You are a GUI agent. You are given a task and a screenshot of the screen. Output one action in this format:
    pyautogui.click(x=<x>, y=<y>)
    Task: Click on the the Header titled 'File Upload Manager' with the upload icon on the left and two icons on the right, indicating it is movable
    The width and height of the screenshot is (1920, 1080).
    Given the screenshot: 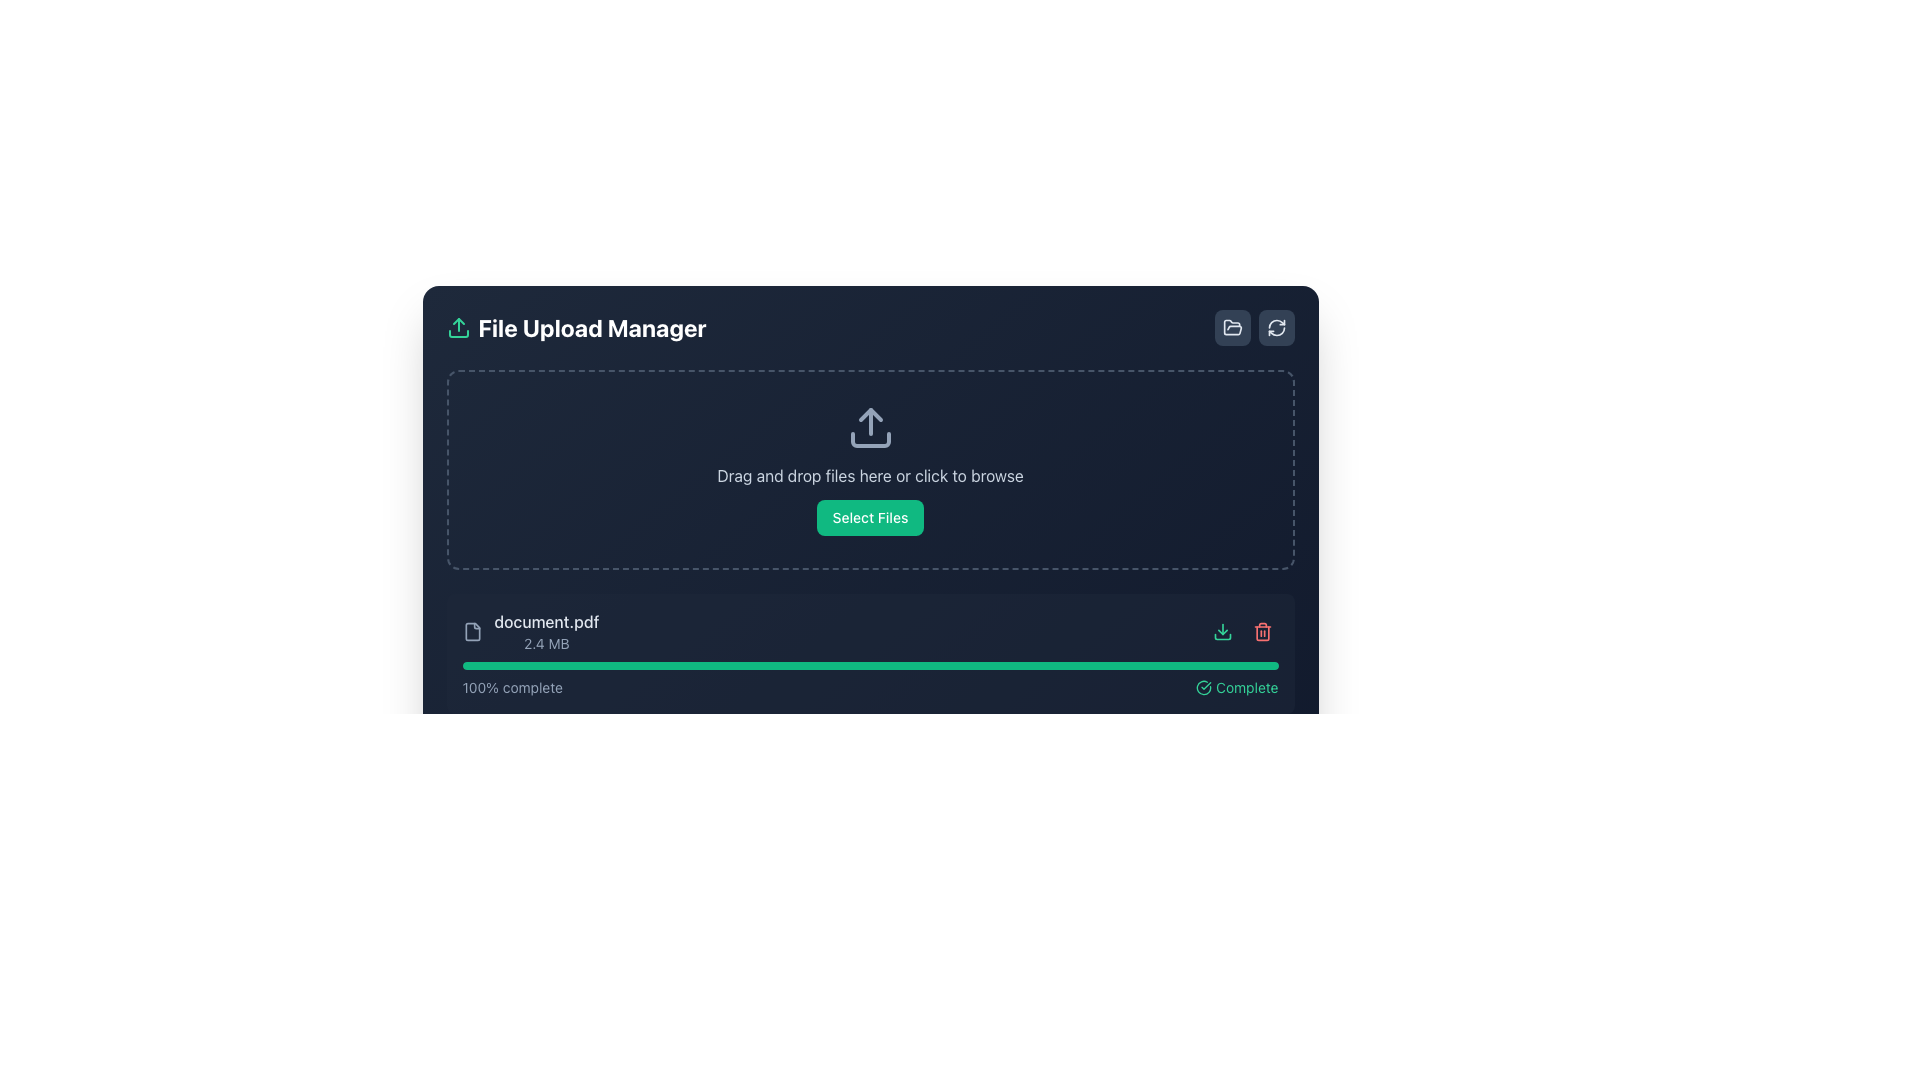 What is the action you would take?
    pyautogui.click(x=870, y=326)
    